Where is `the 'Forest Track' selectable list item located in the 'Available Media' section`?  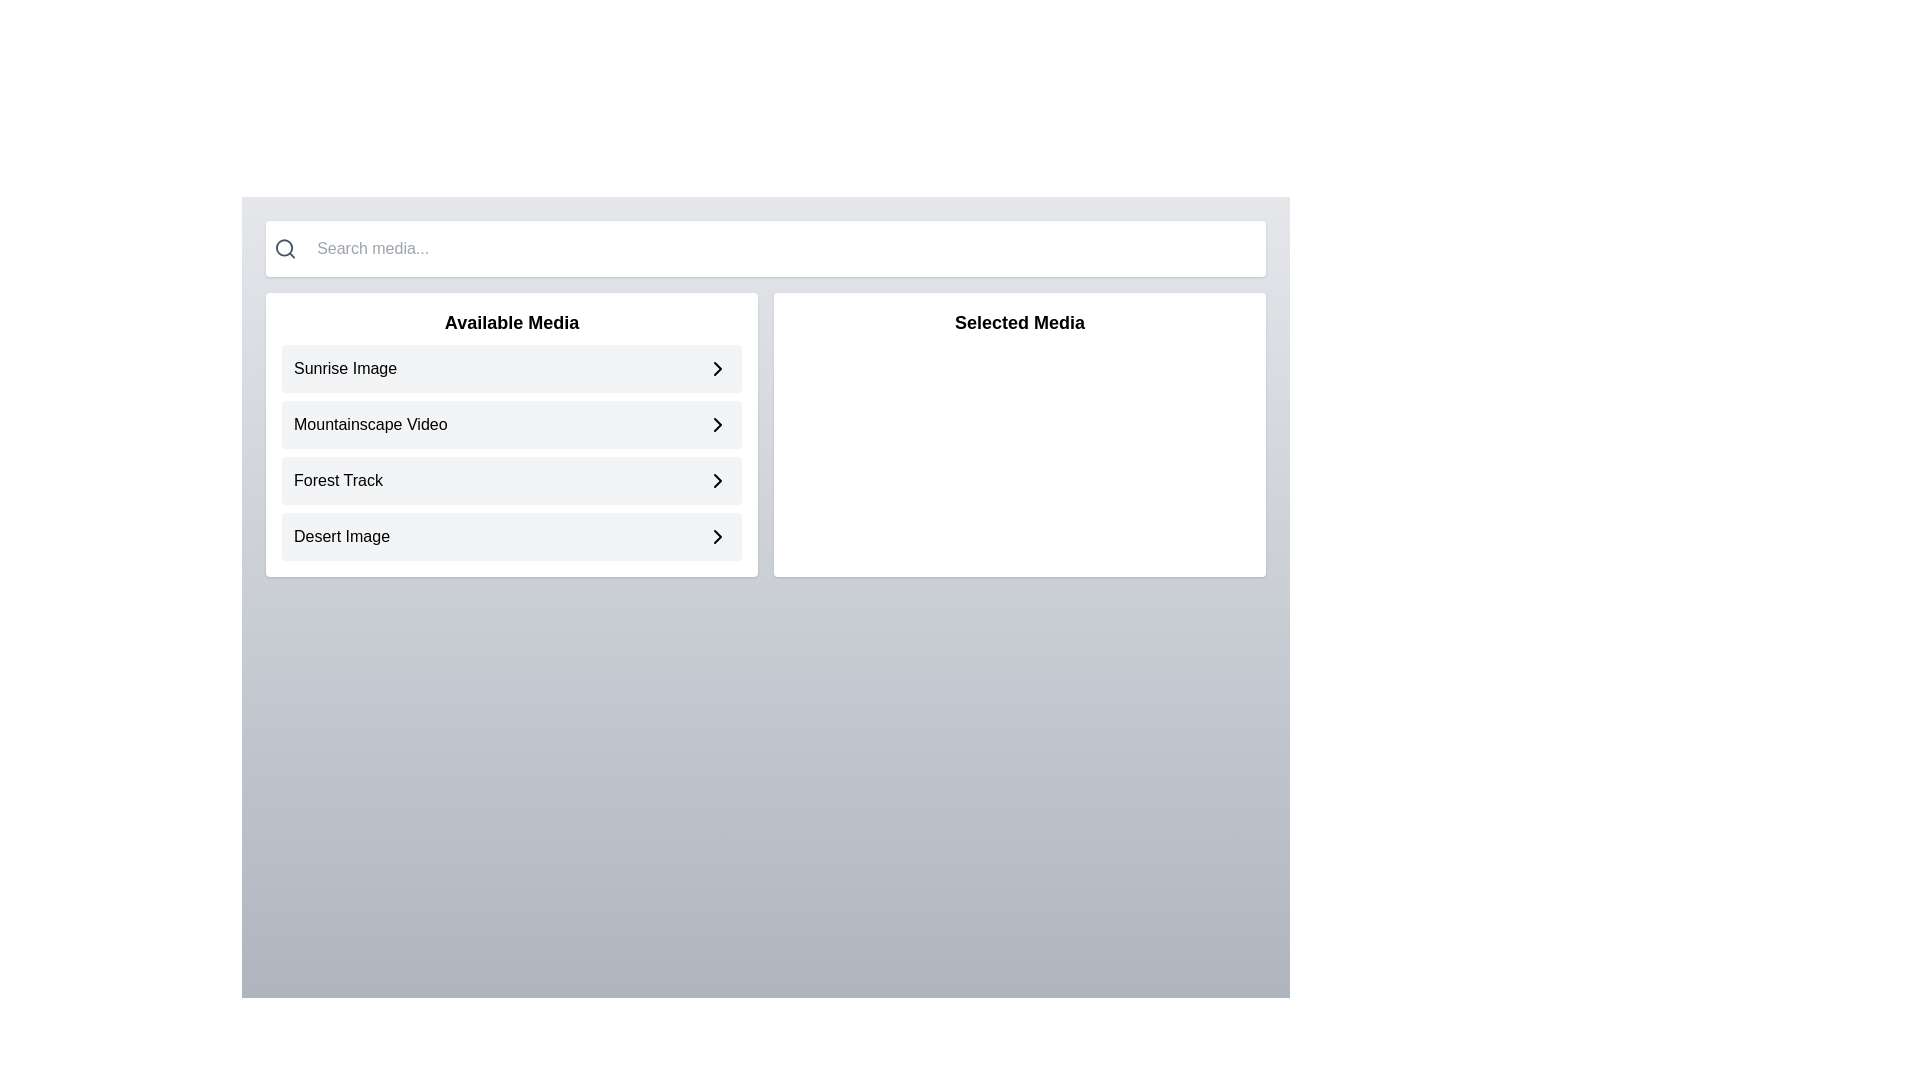 the 'Forest Track' selectable list item located in the 'Available Media' section is located at coordinates (512, 481).